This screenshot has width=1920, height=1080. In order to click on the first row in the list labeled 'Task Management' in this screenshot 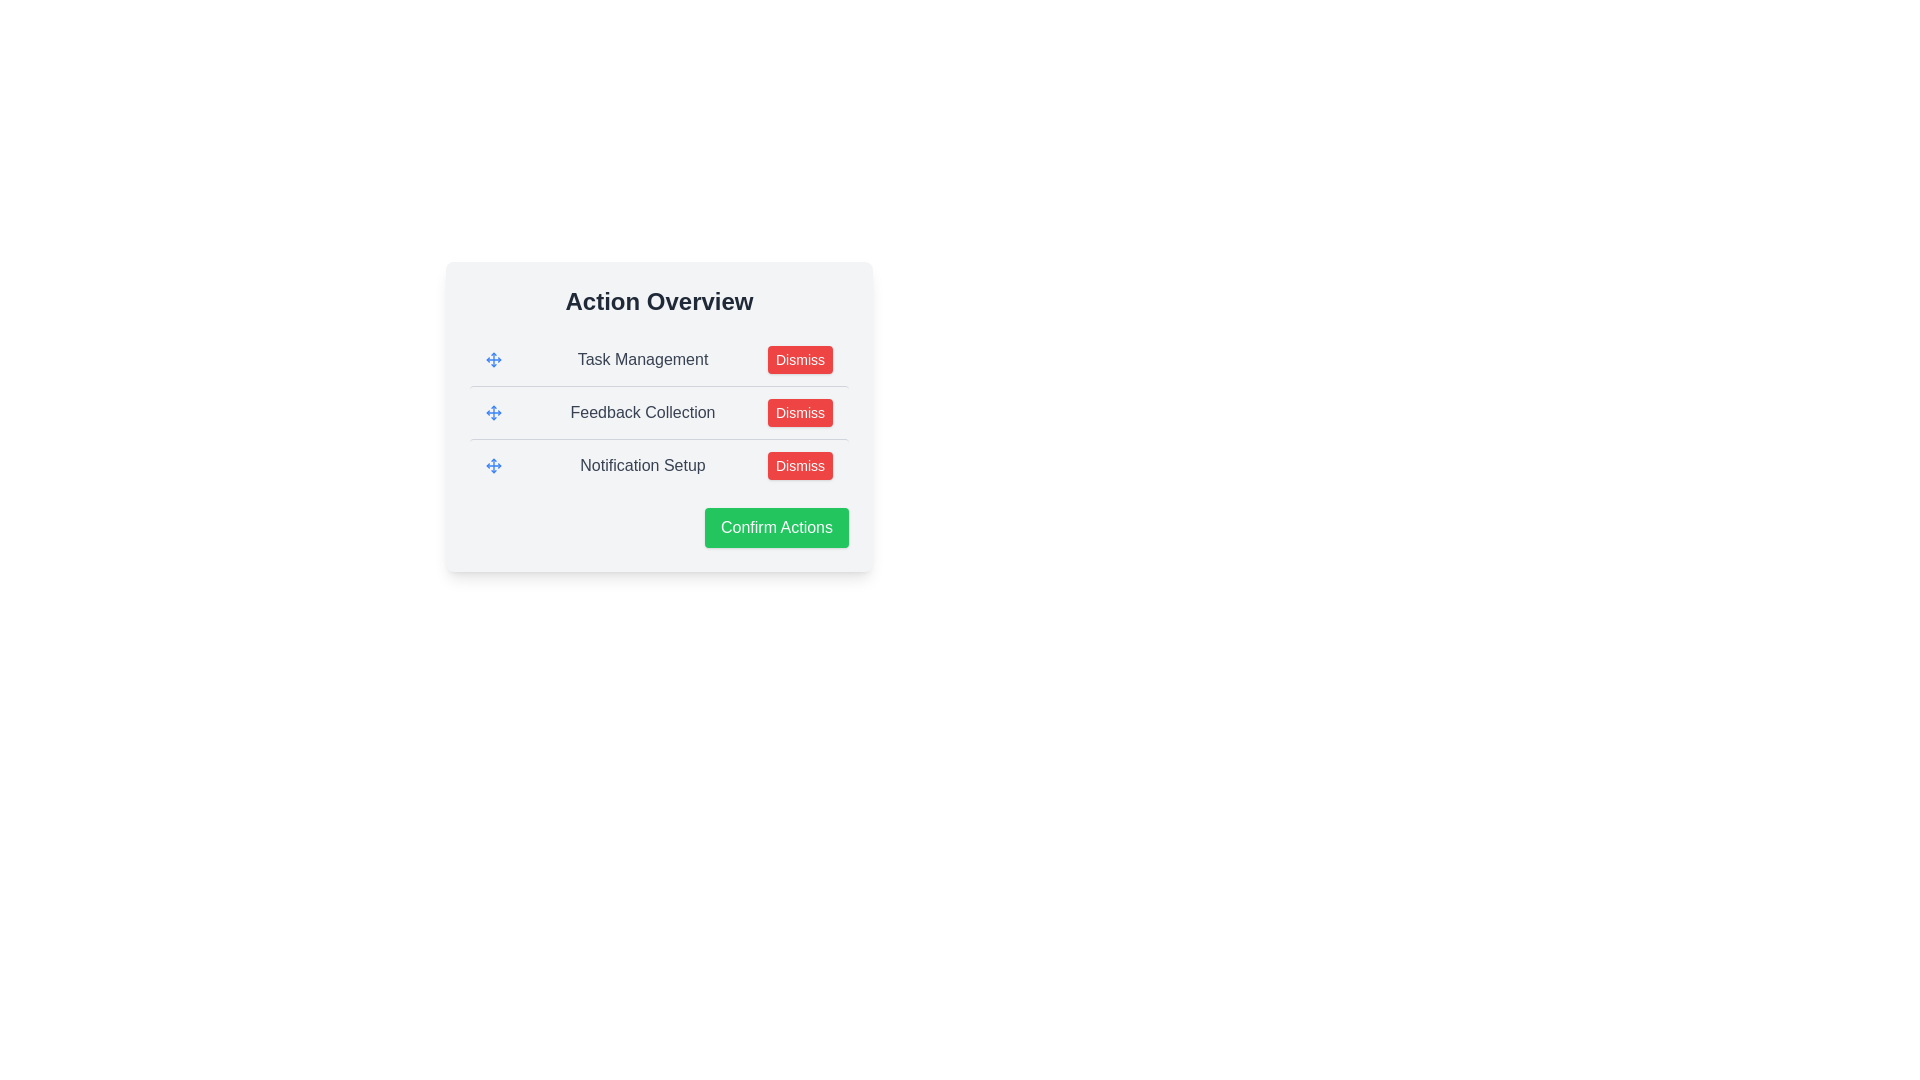, I will do `click(659, 358)`.